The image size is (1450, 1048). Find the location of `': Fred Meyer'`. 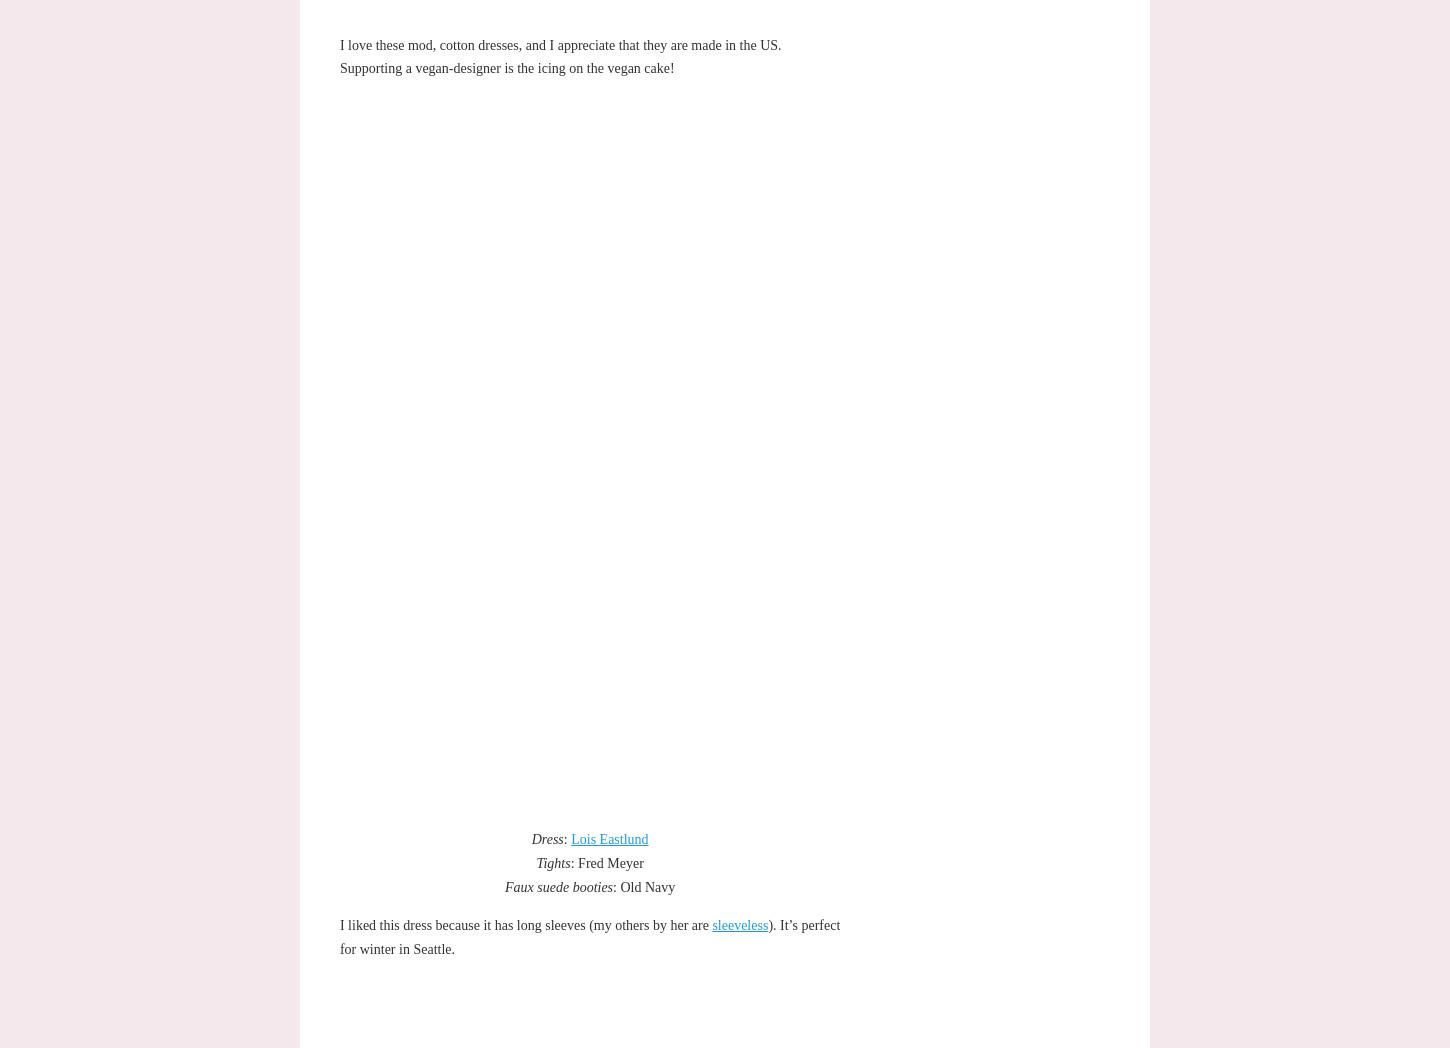

': Fred Meyer' is located at coordinates (605, 862).